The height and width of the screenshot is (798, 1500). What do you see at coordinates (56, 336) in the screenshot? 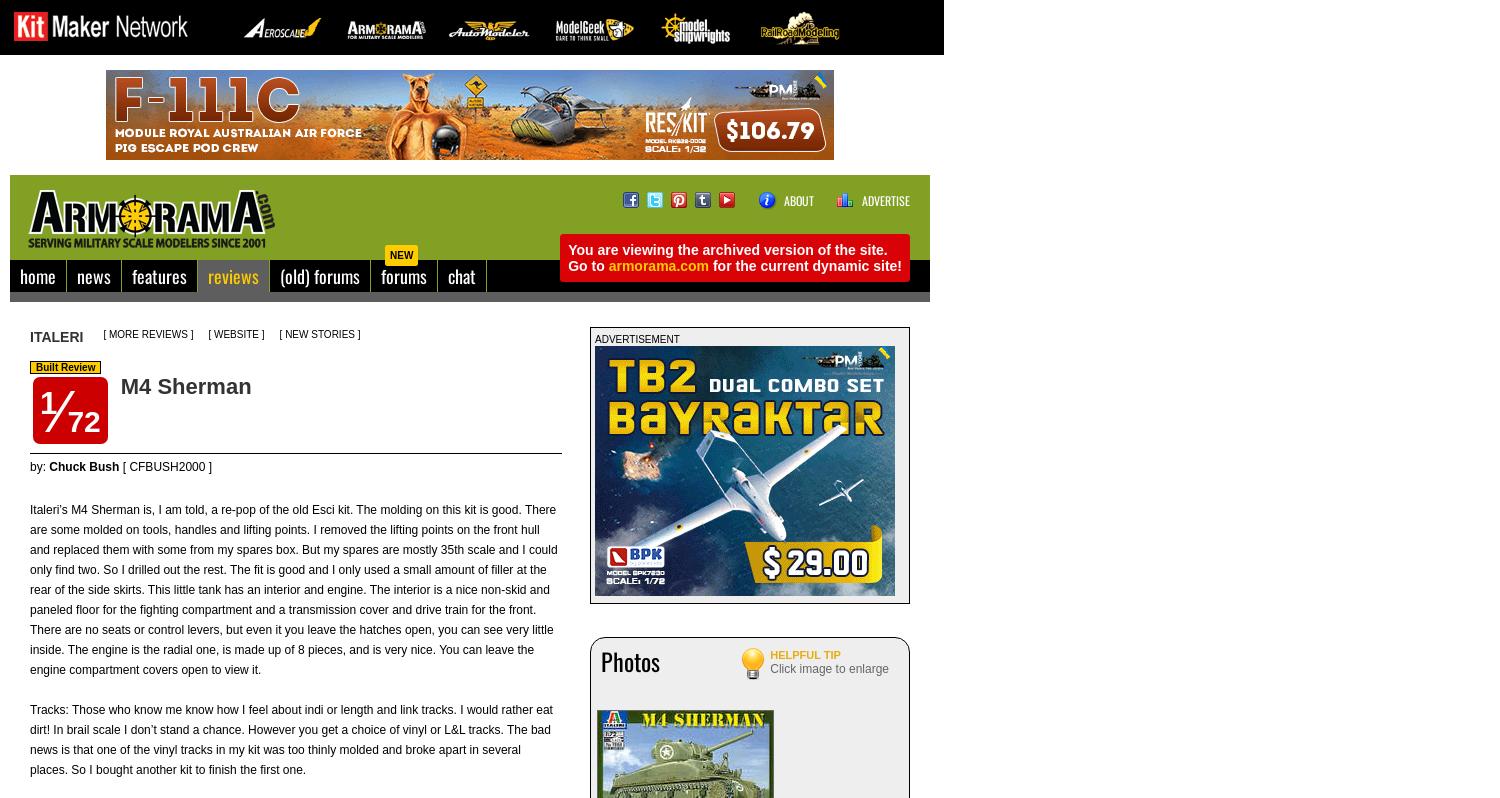
I see `'ITALERI'` at bounding box center [56, 336].